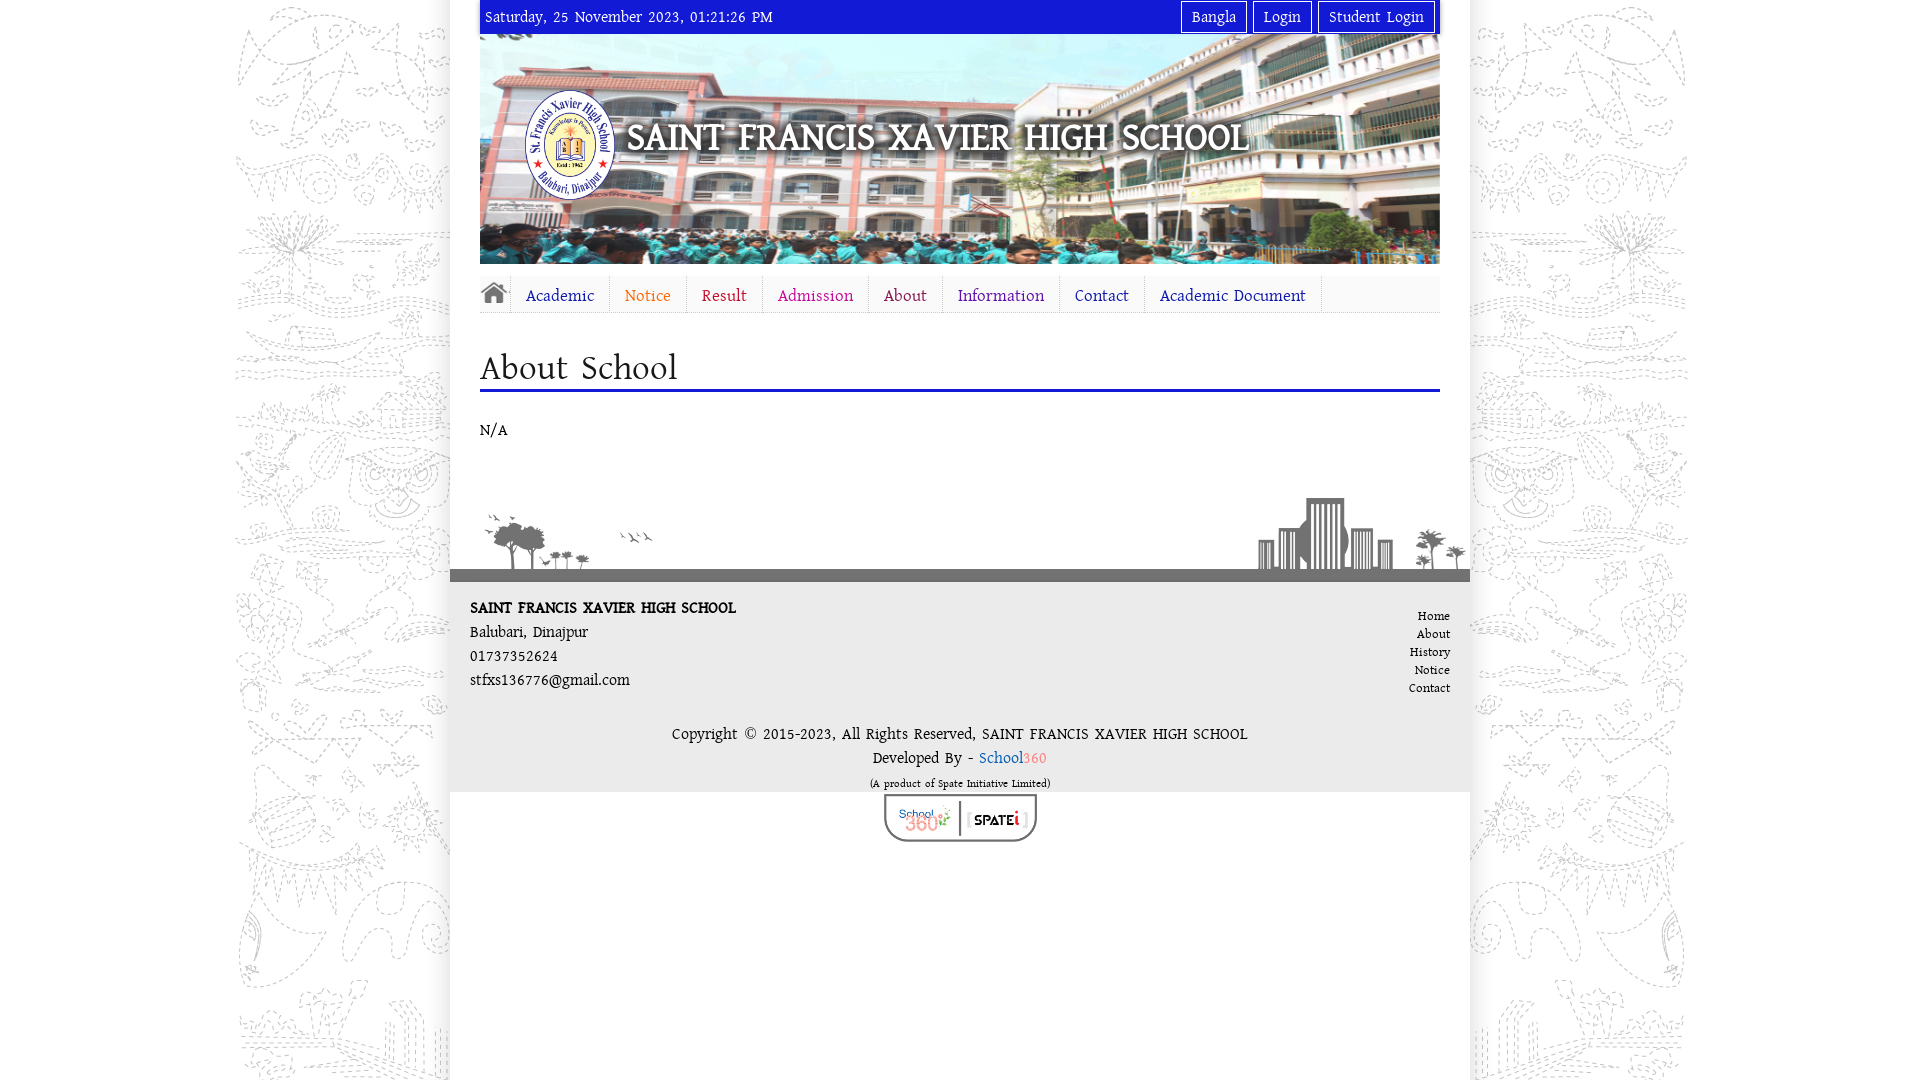 This screenshot has width=1920, height=1080. I want to click on 'Notice', so click(648, 296).